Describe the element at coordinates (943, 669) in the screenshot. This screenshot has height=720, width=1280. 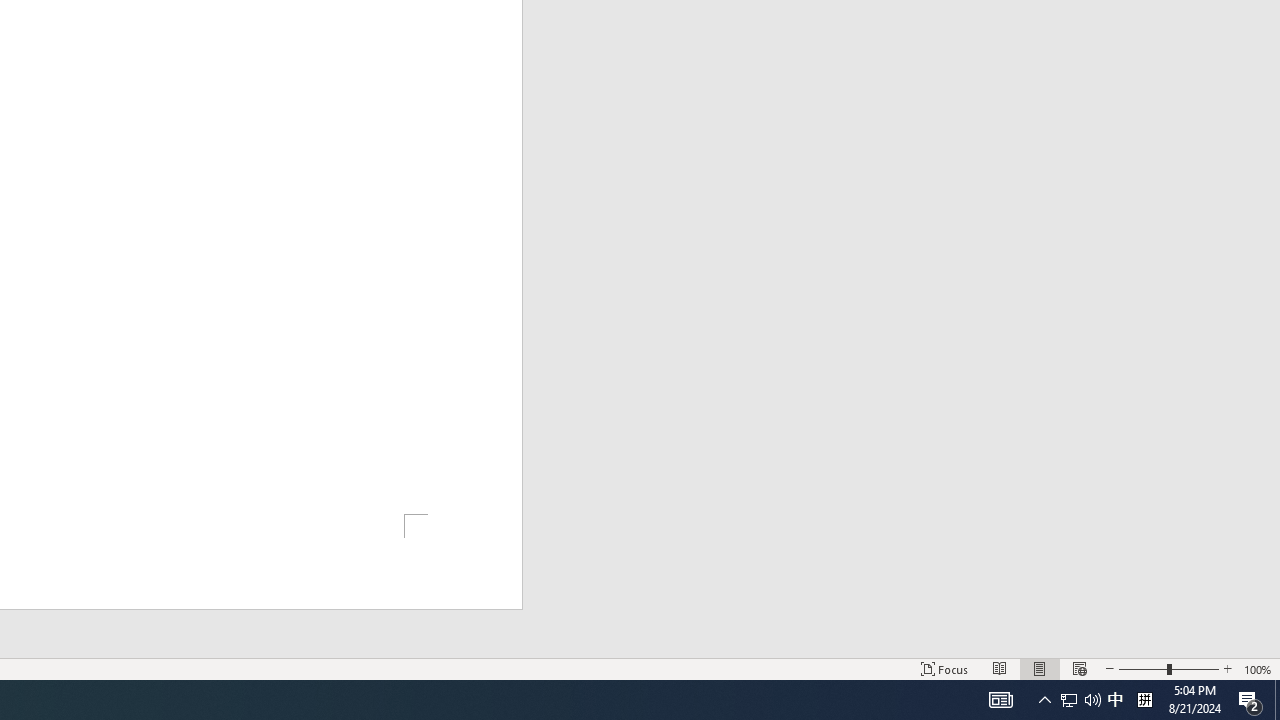
I see `'Focus '` at that location.